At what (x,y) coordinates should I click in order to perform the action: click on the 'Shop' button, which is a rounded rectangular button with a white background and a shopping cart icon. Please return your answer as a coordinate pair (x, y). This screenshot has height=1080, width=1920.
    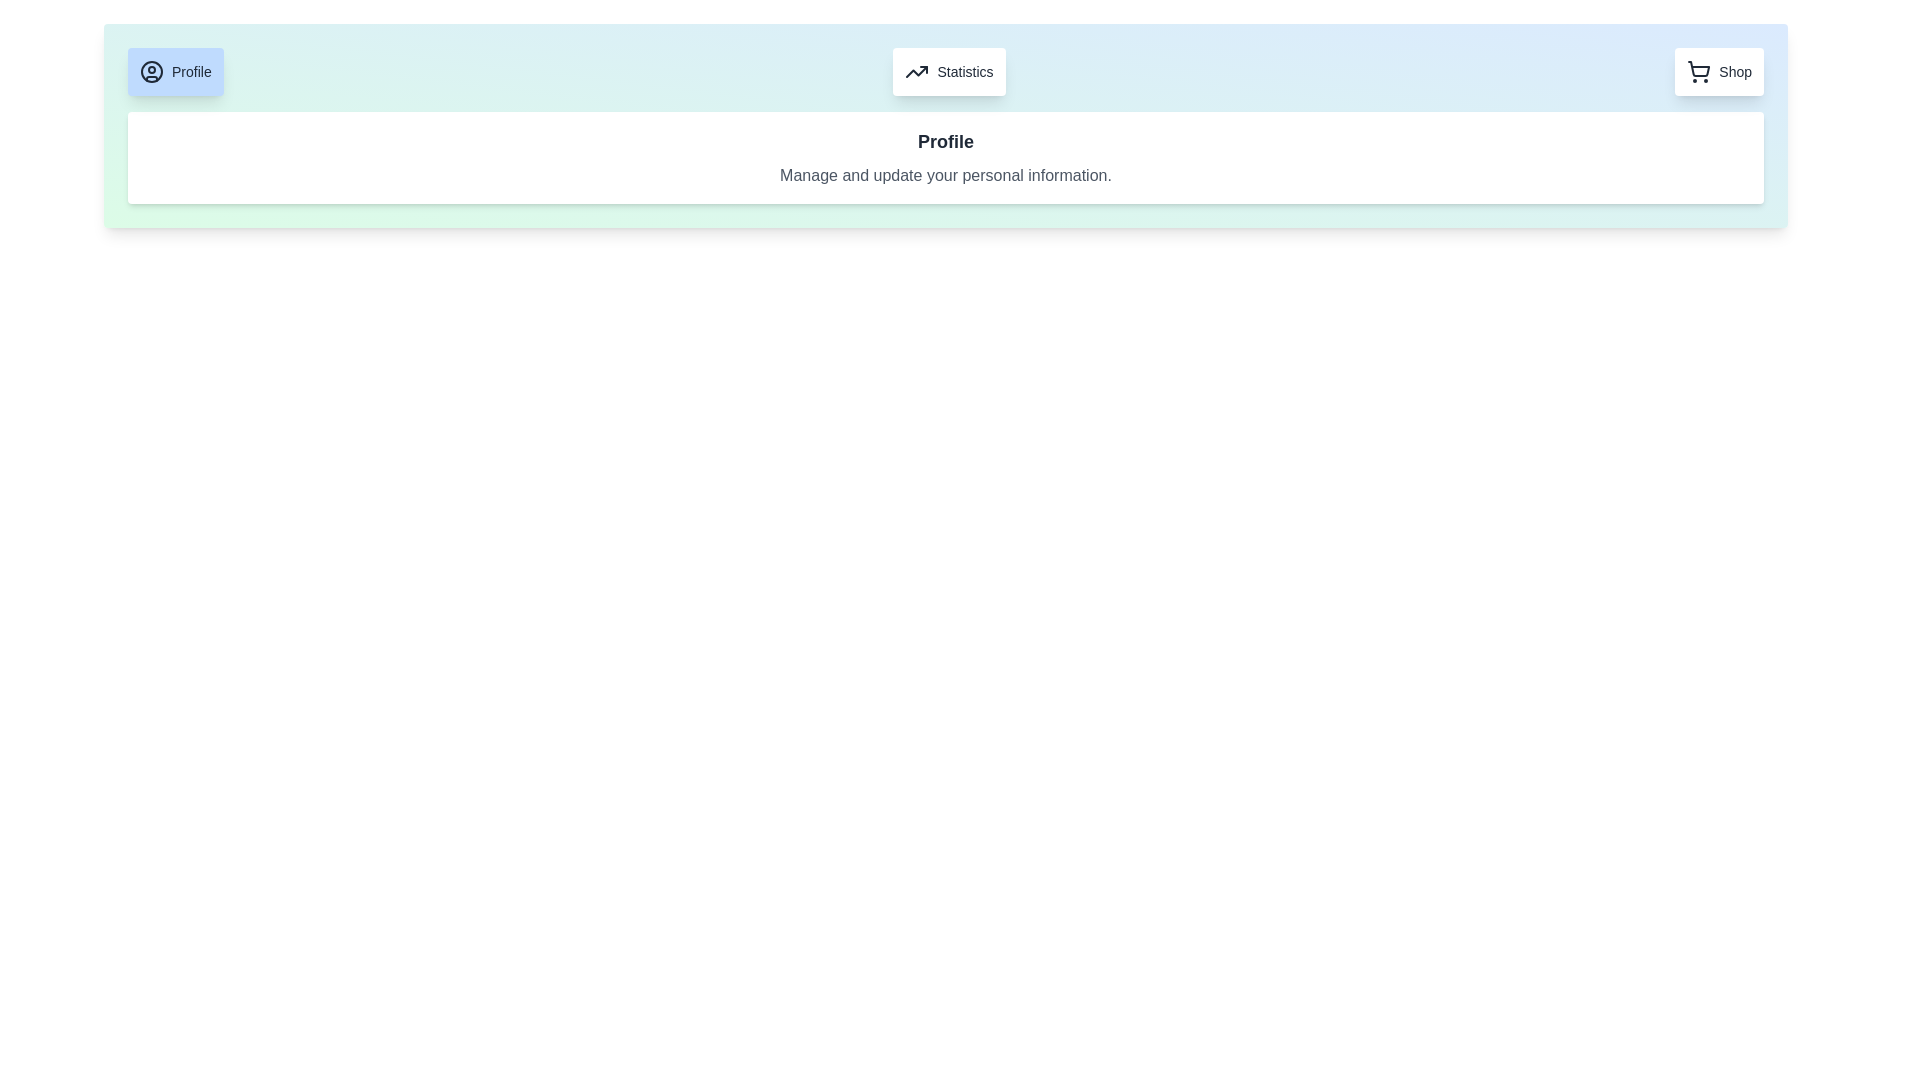
    Looking at the image, I should click on (1718, 71).